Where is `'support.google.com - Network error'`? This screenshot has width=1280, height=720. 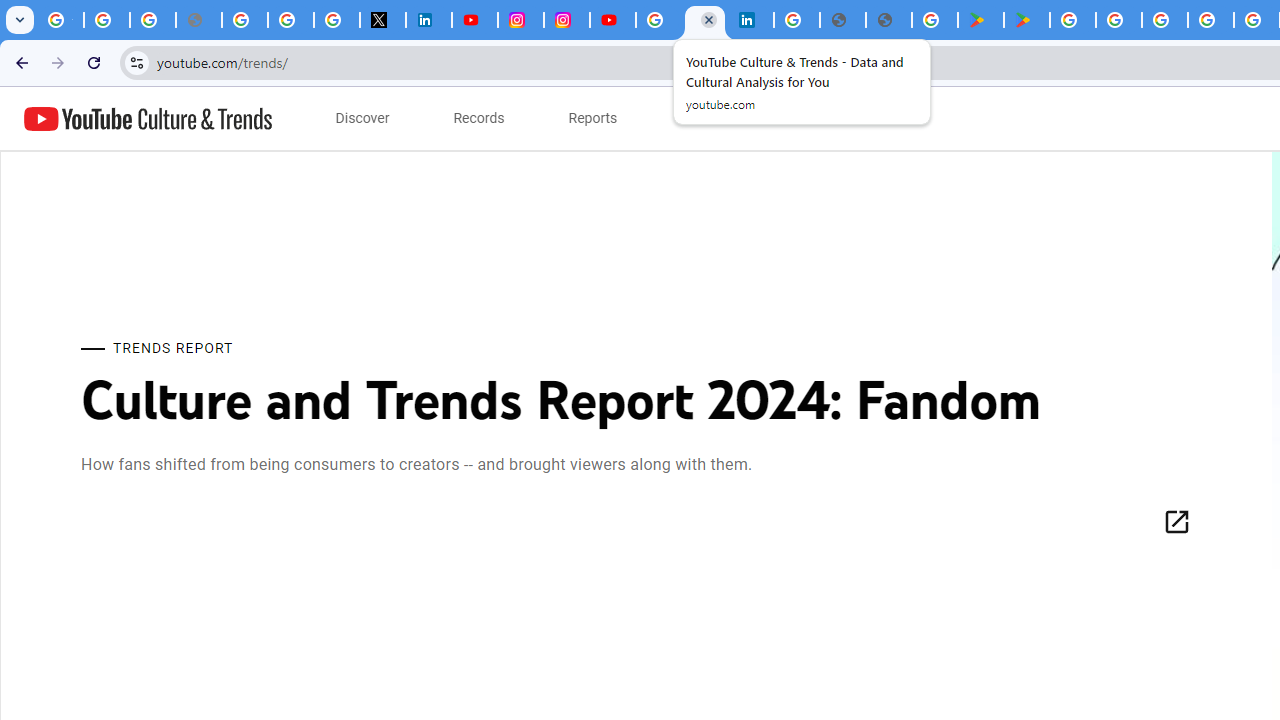 'support.google.com - Network error' is located at coordinates (198, 20).